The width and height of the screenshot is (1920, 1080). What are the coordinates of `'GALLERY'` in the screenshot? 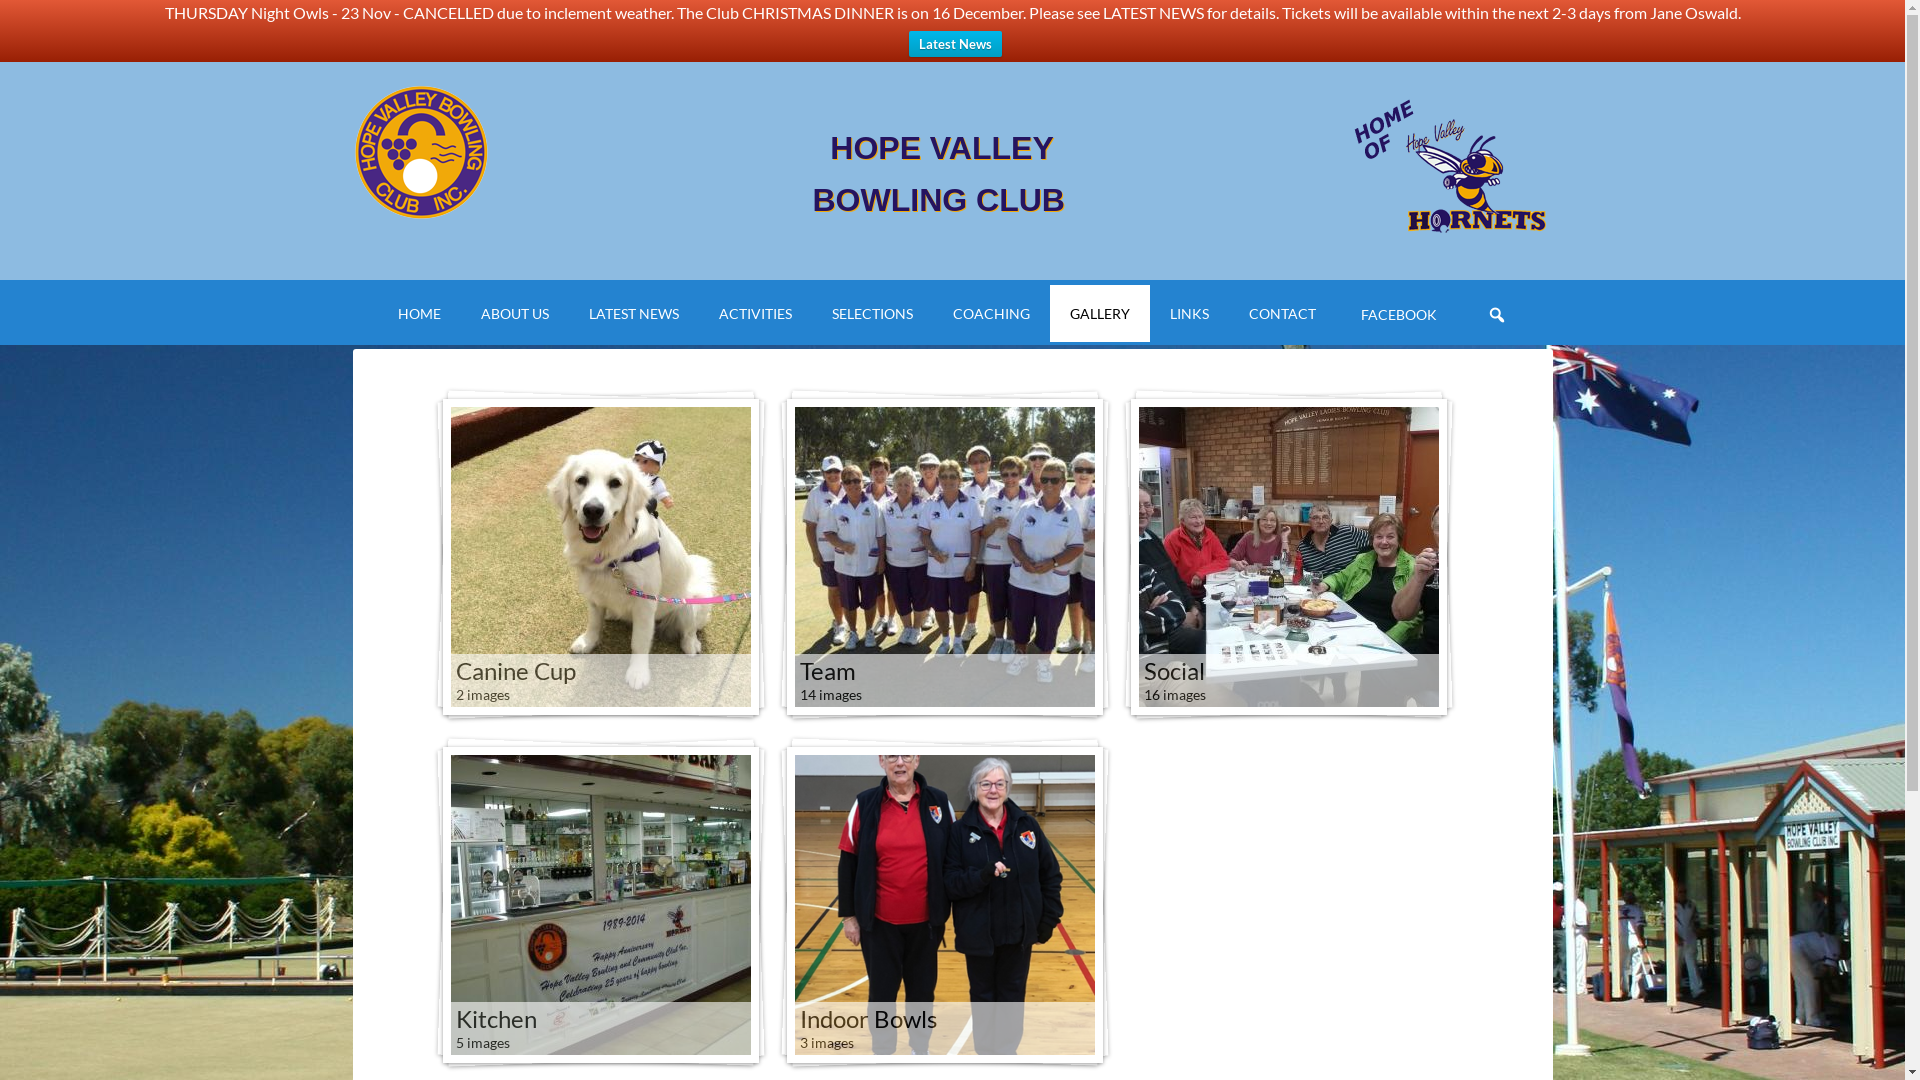 It's located at (1098, 313).